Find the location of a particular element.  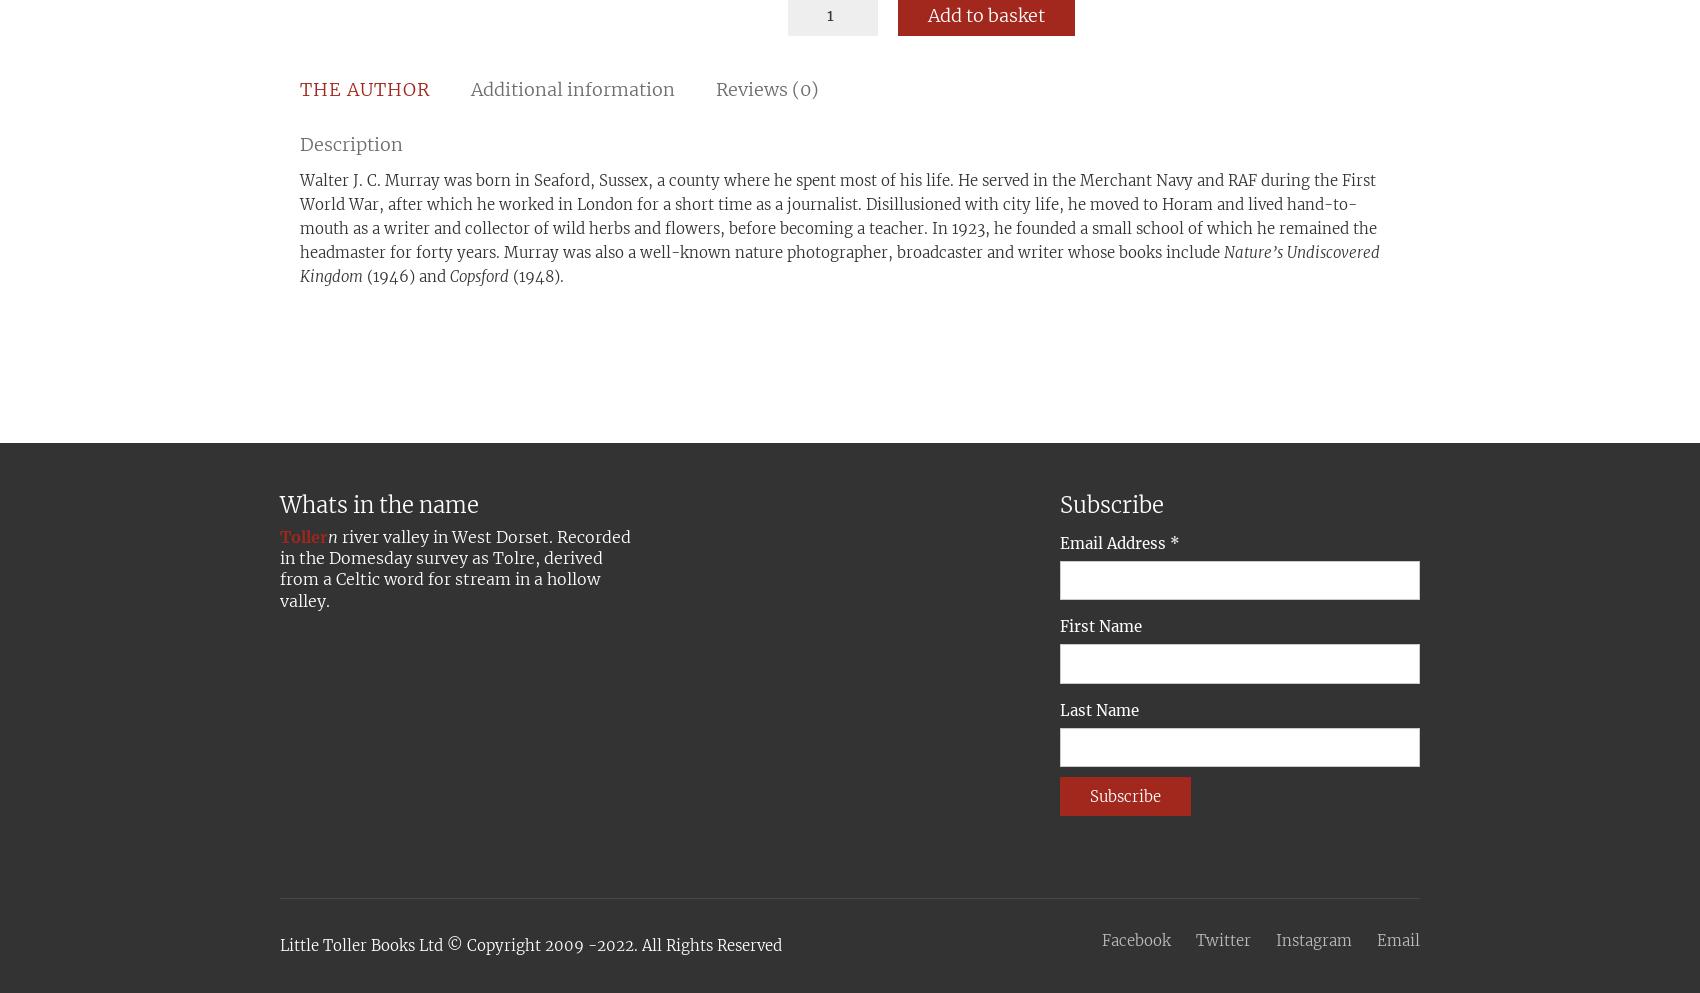

'Copsford' is located at coordinates (479, 276).